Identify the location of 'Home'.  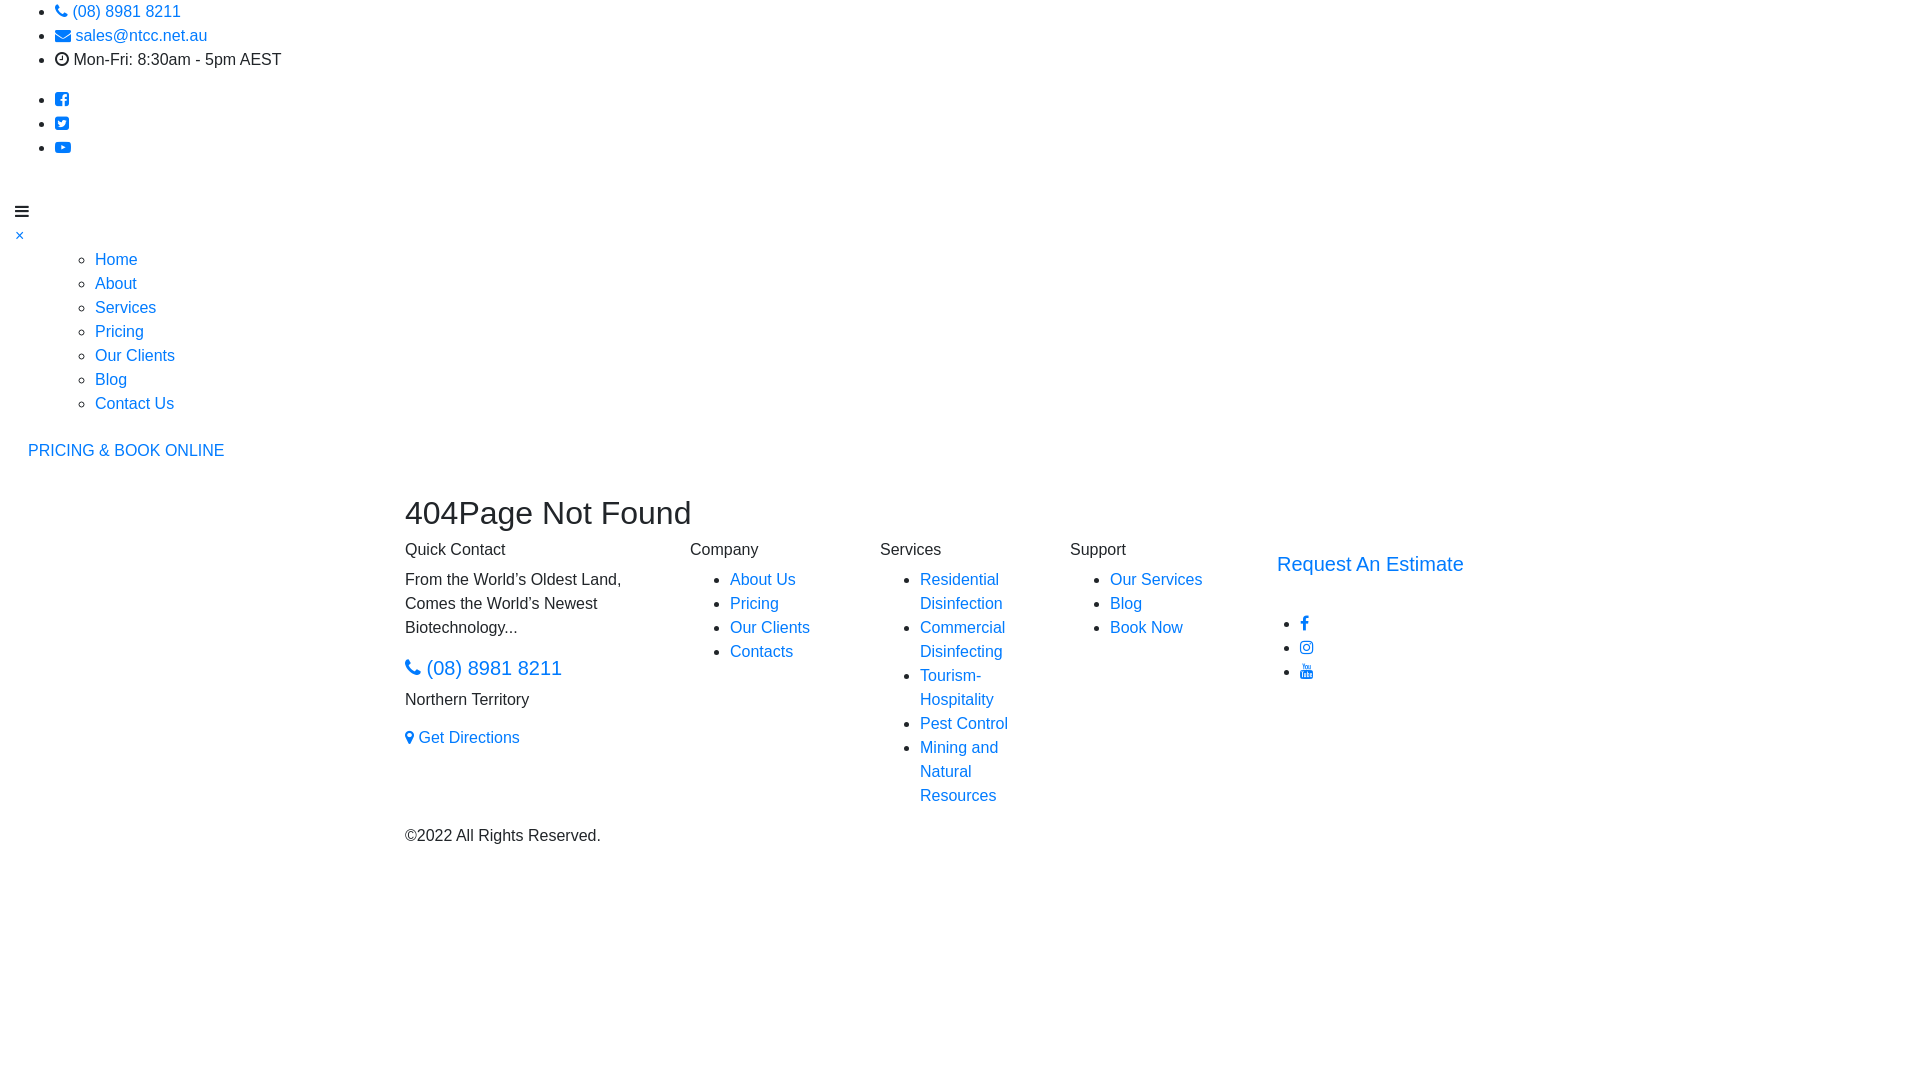
(115, 258).